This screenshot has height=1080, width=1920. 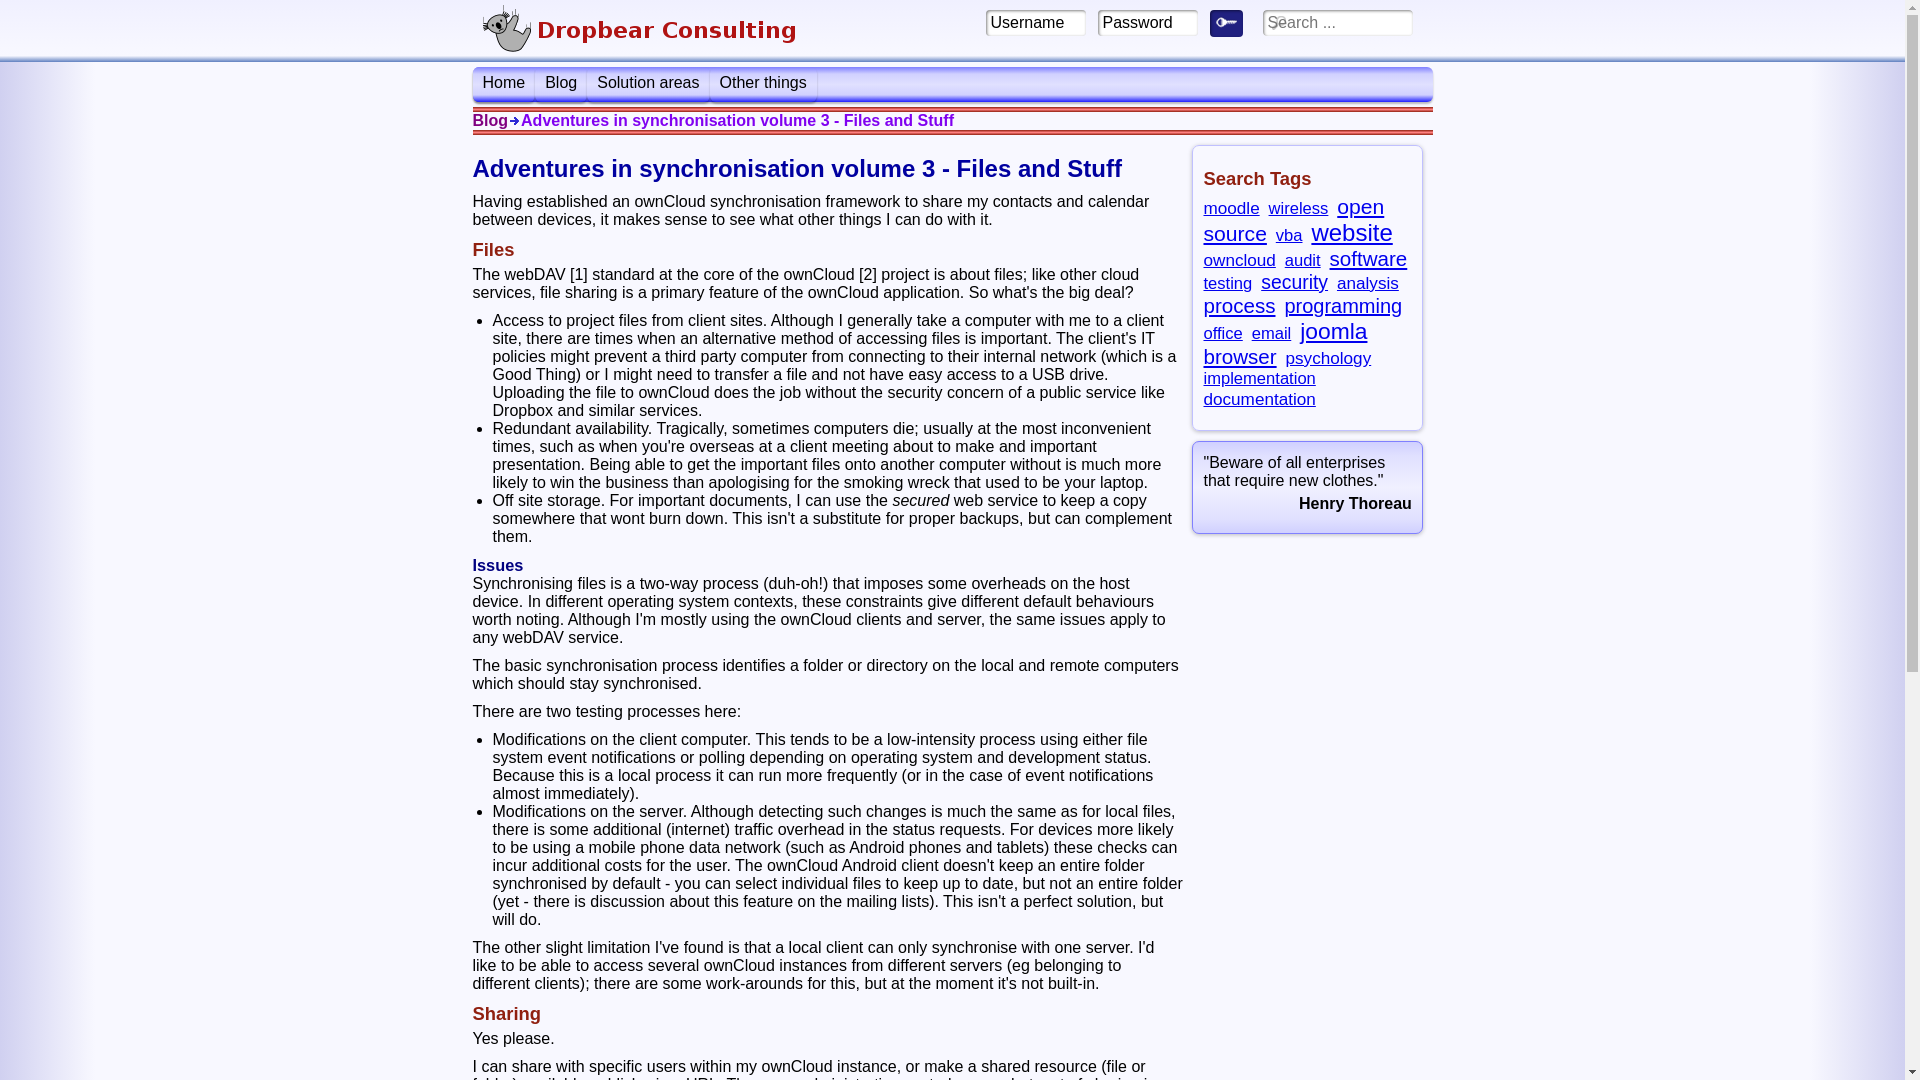 What do you see at coordinates (503, 83) in the screenshot?
I see `'Home'` at bounding box center [503, 83].